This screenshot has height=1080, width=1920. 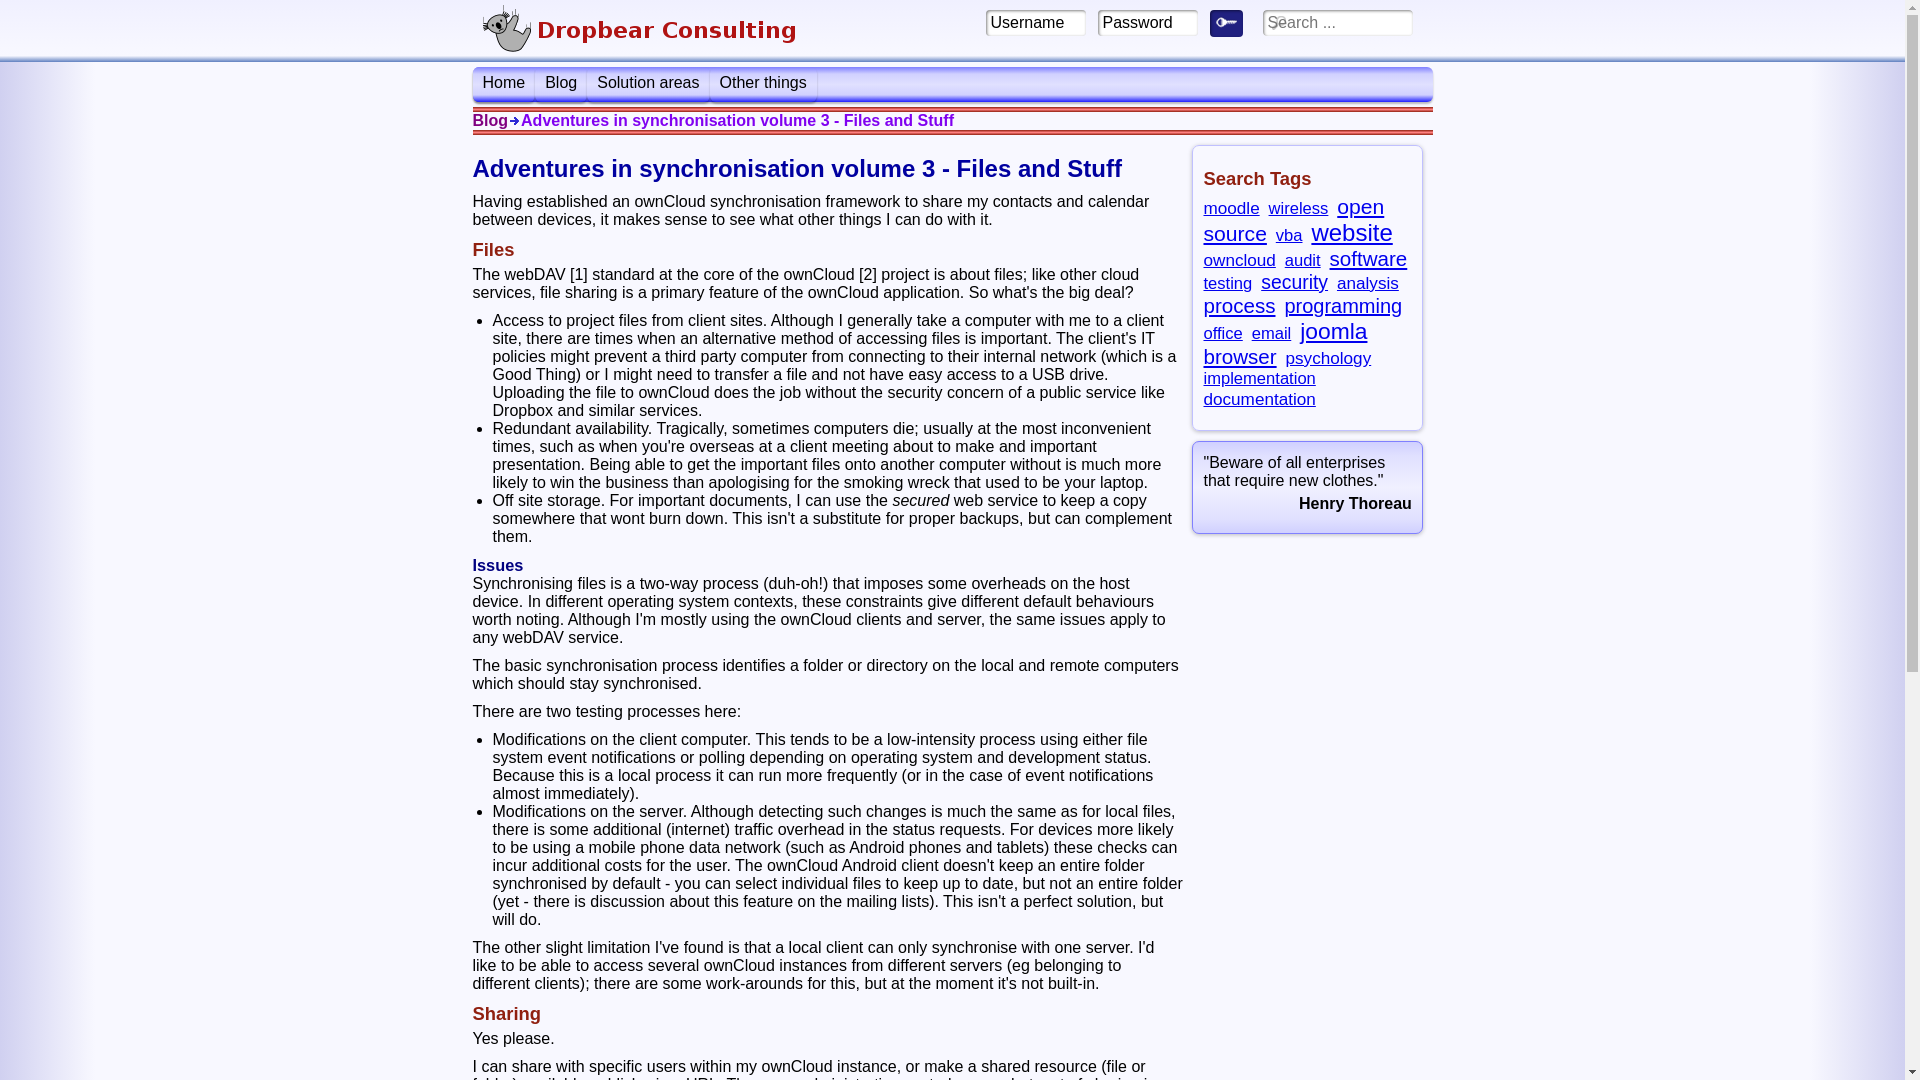 What do you see at coordinates (503, 83) in the screenshot?
I see `'Home'` at bounding box center [503, 83].